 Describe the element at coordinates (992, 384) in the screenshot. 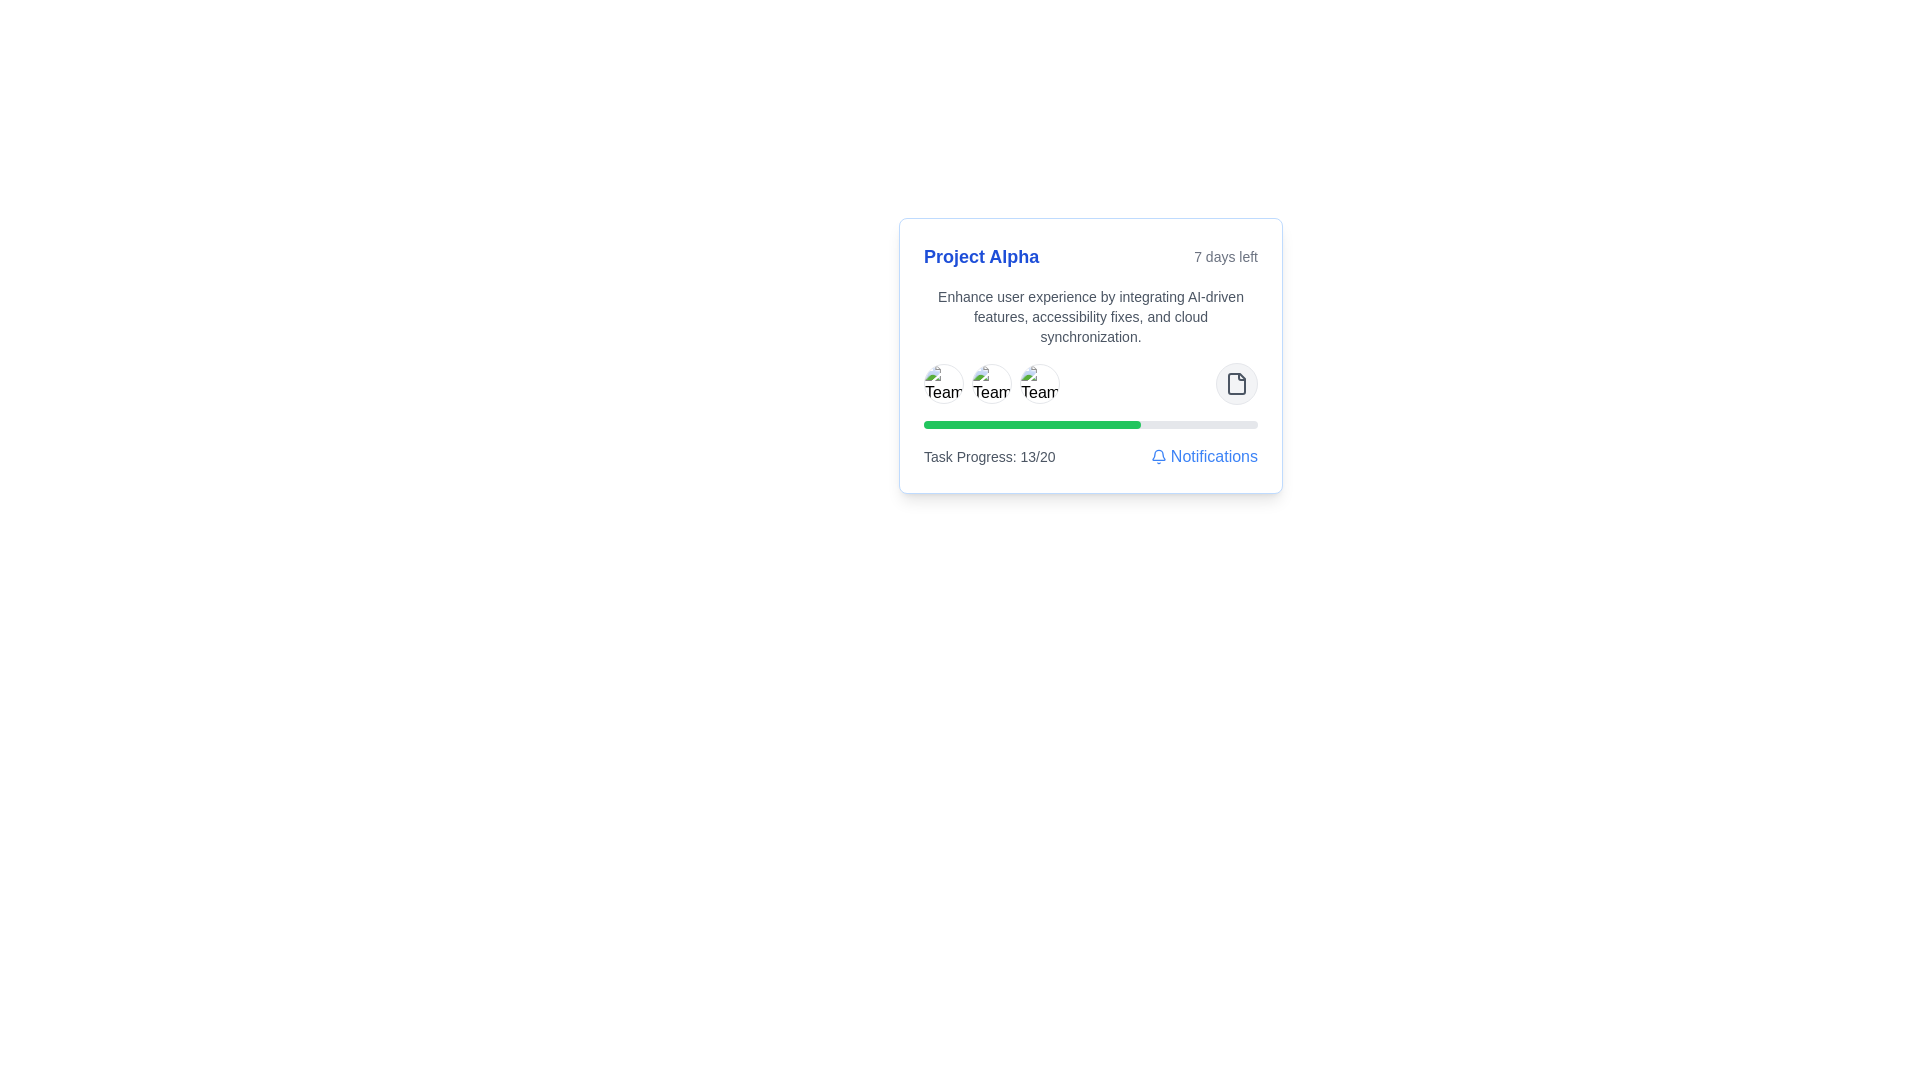

I see `the circular profile image labeled 'Team', which is the middle avatar in a lineup of three, located at the top of a card-like component for project information` at that location.